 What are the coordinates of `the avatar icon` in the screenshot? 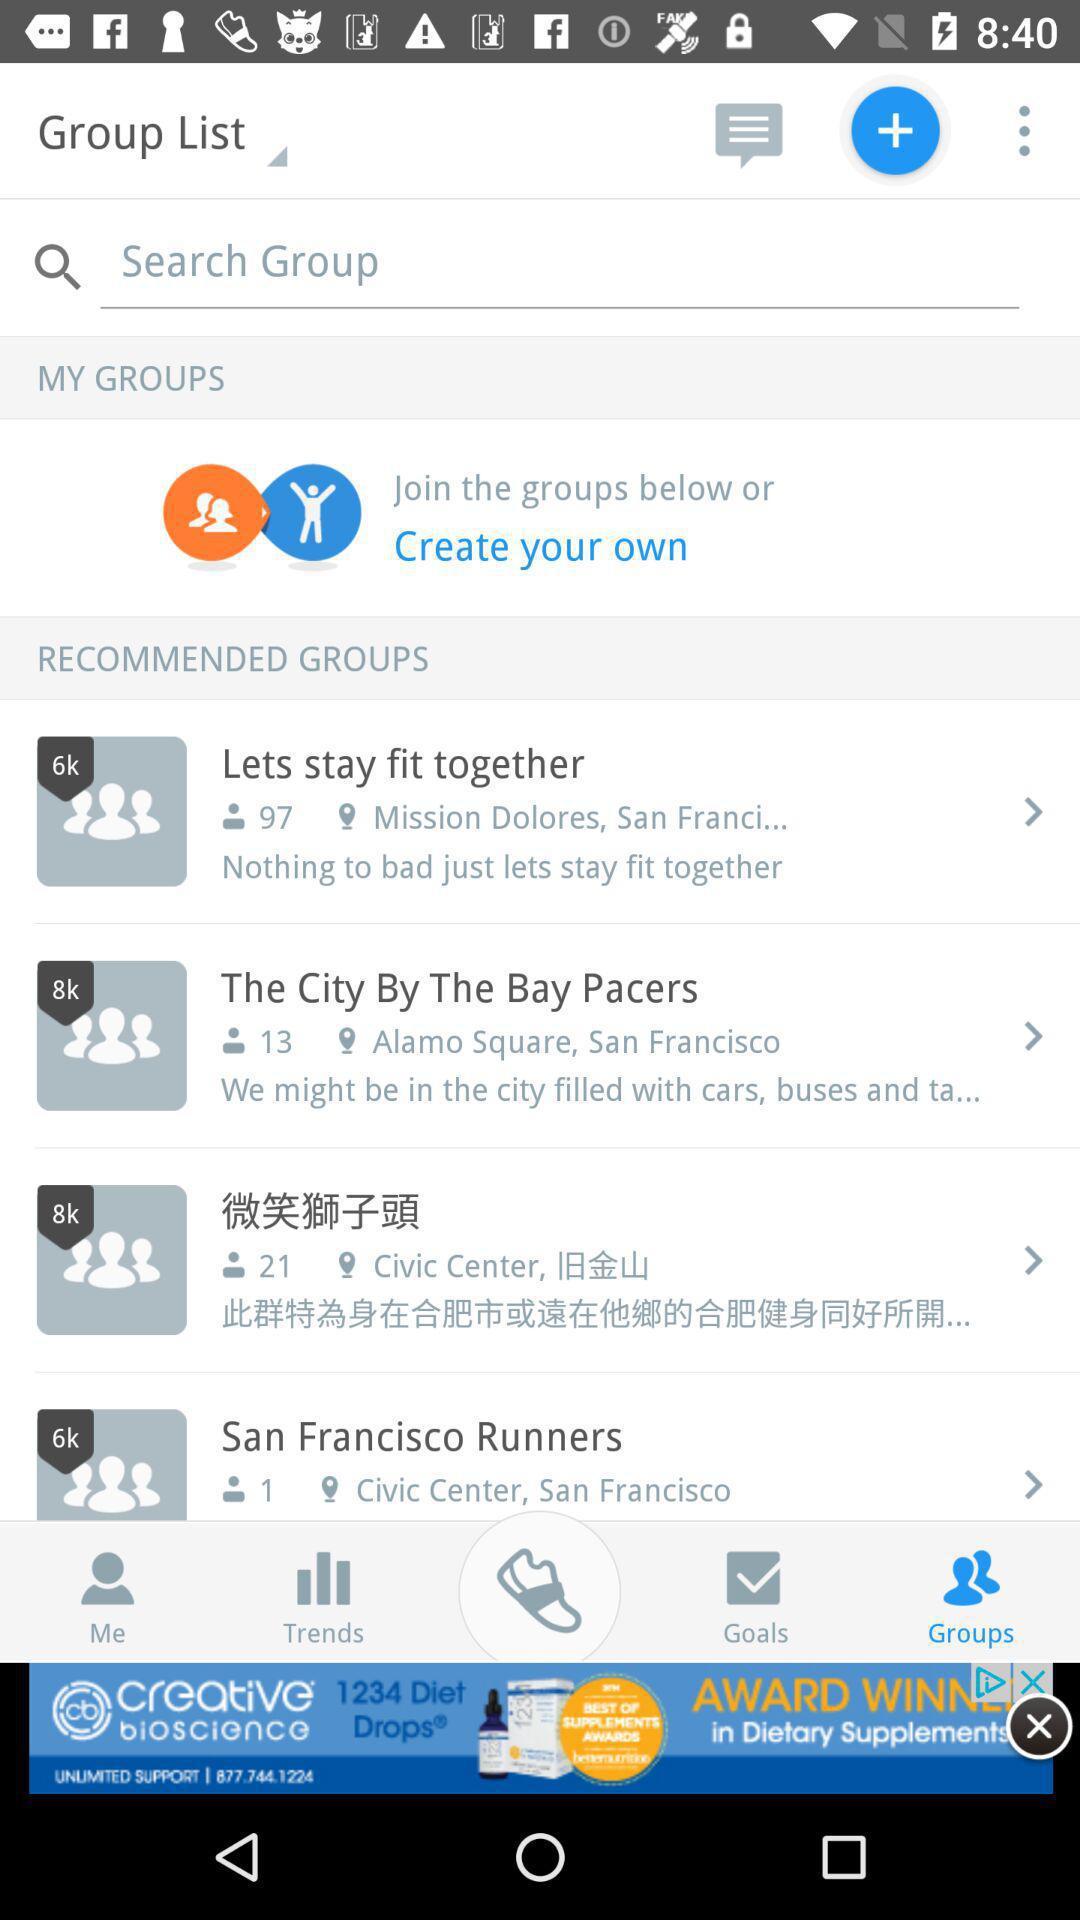 It's located at (107, 1577).